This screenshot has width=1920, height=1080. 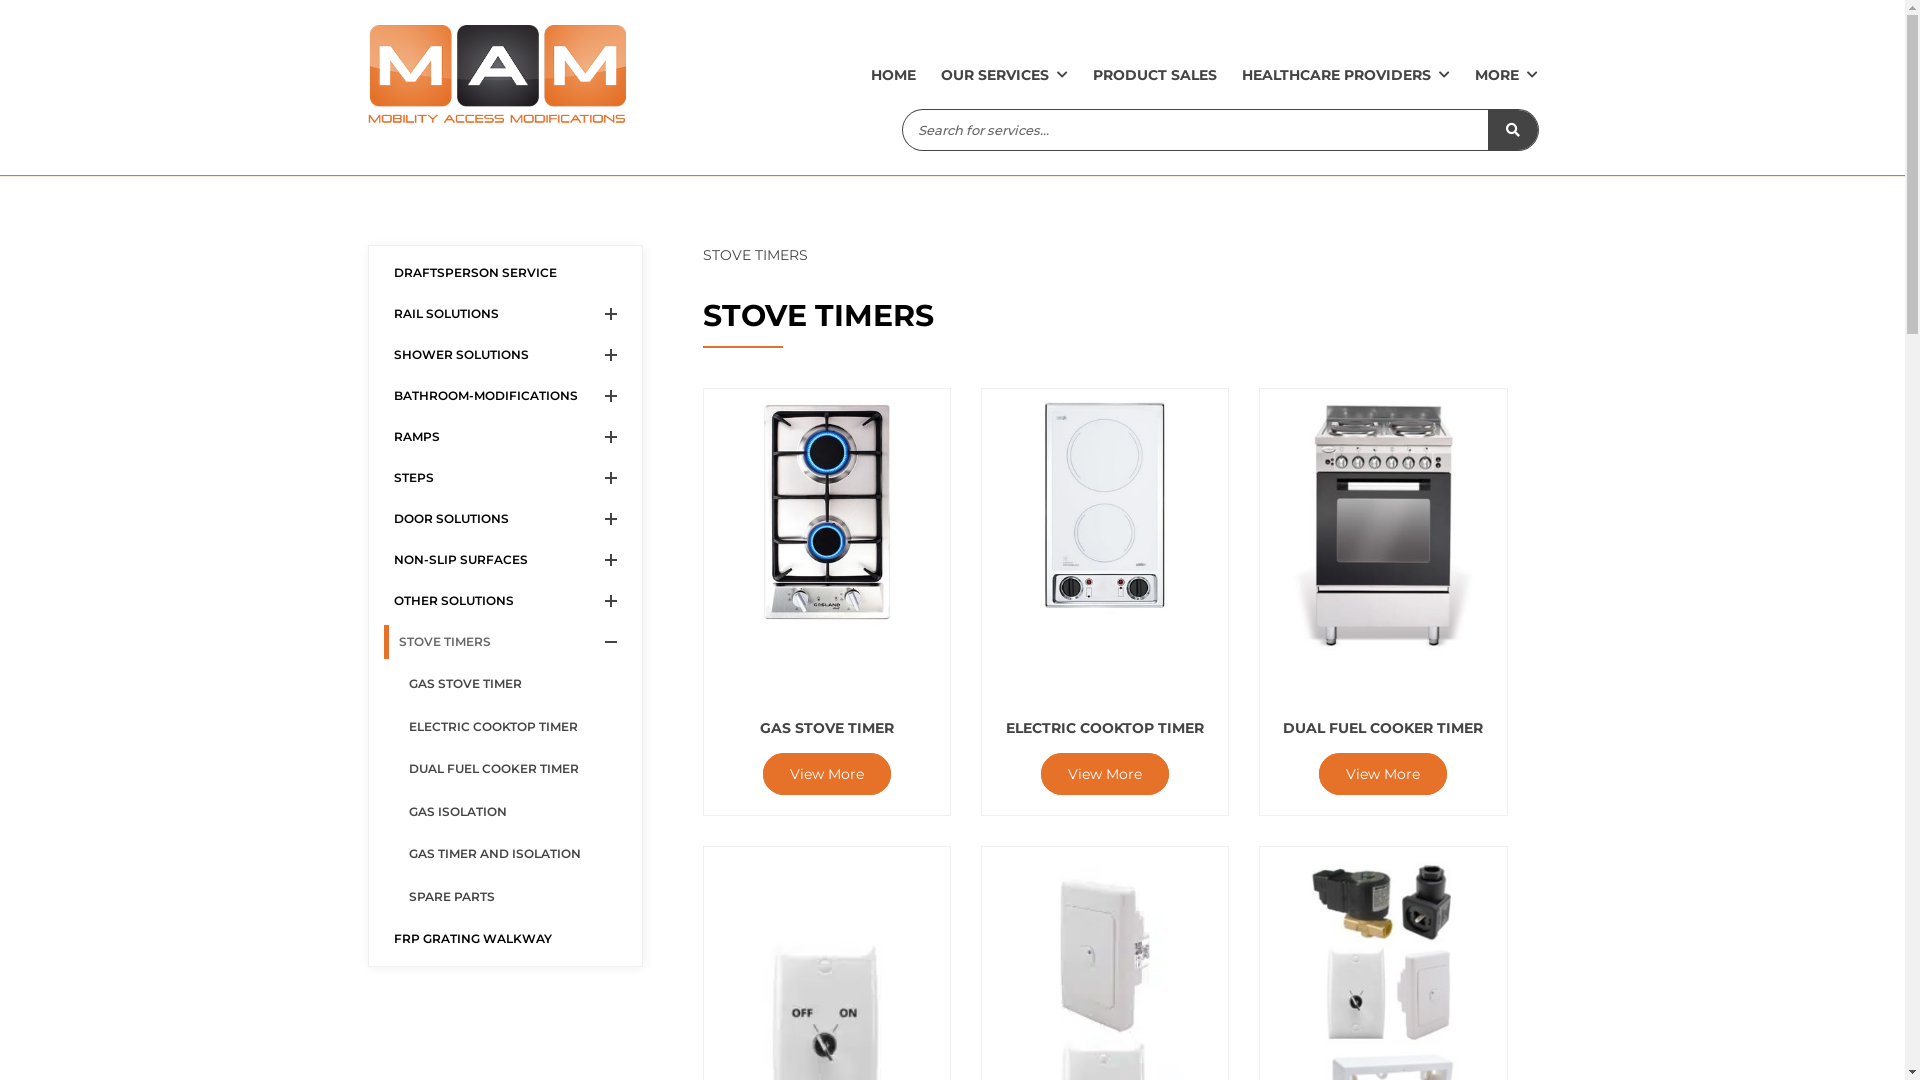 What do you see at coordinates (487, 353) in the screenshot?
I see `'SHOWER SOLUTIONS'` at bounding box center [487, 353].